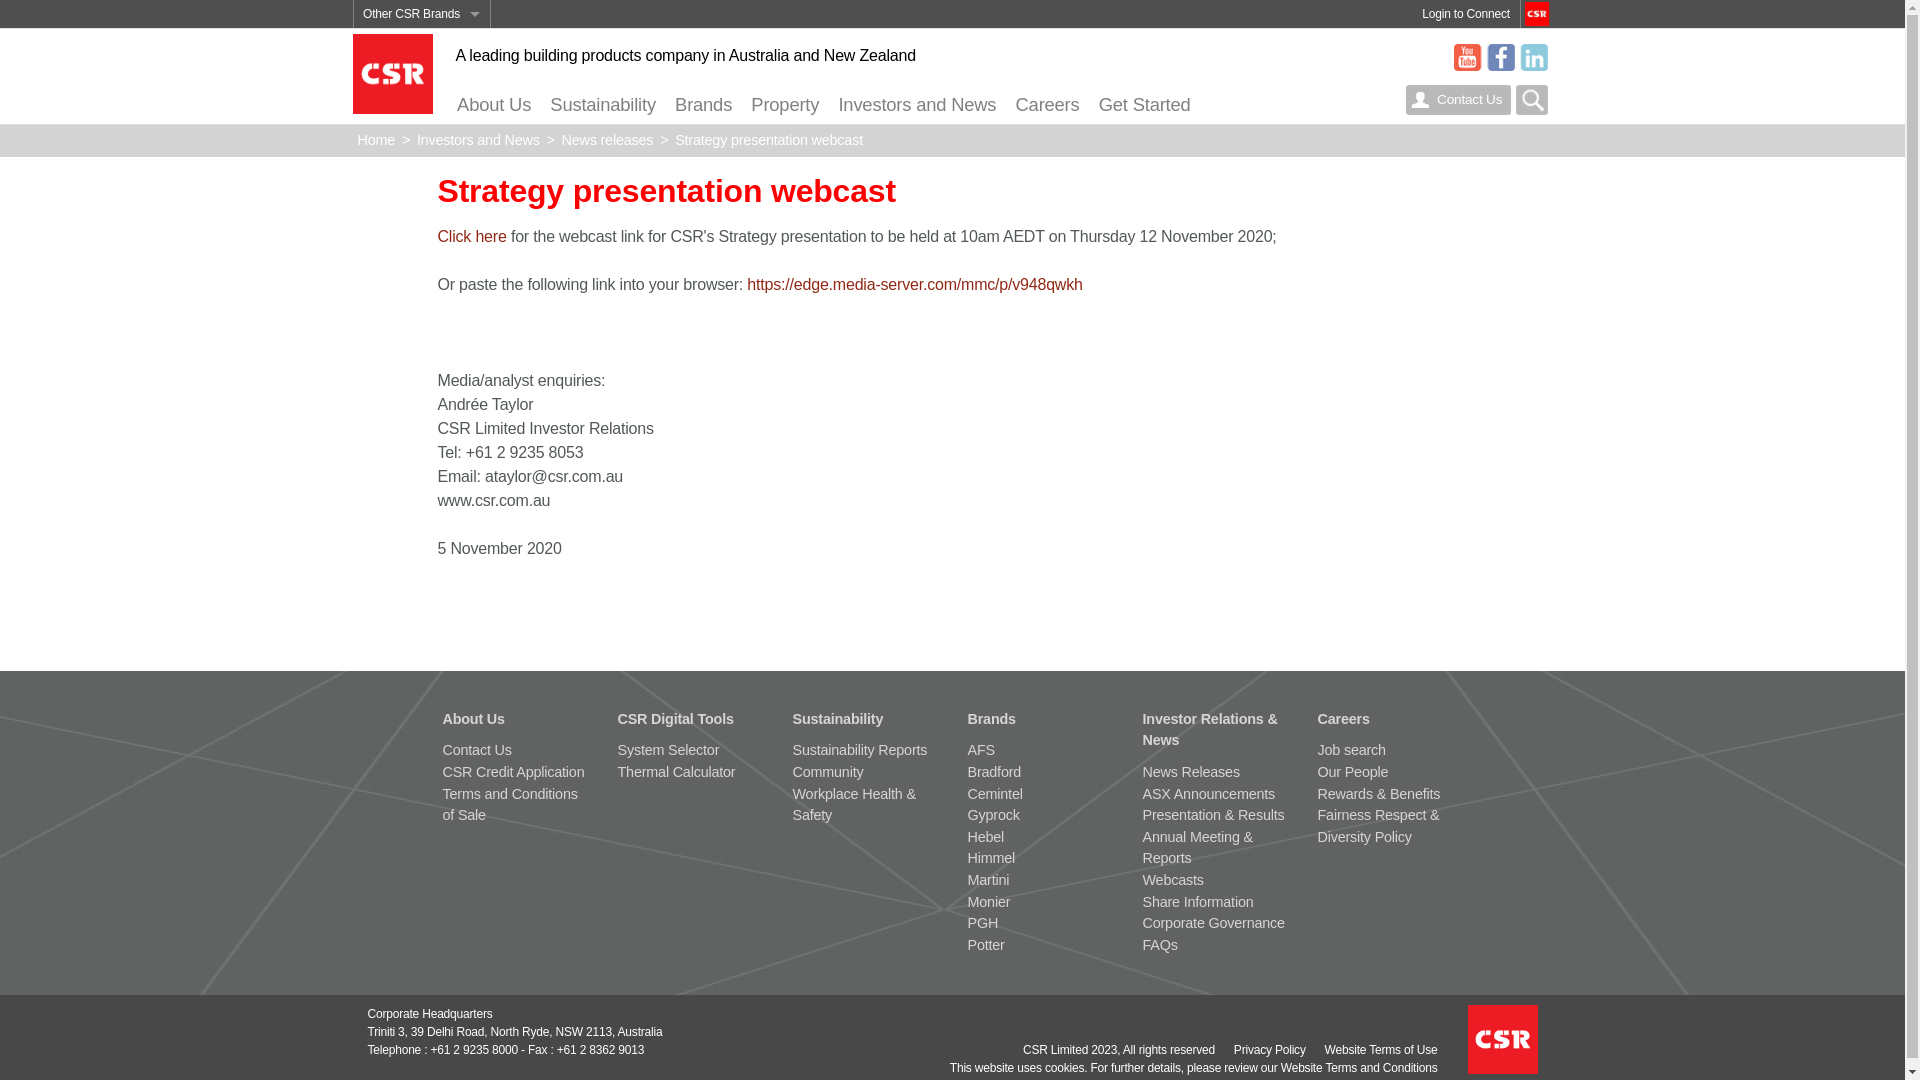 The height and width of the screenshot is (1080, 1920). What do you see at coordinates (1212, 814) in the screenshot?
I see `'Presentation & Results'` at bounding box center [1212, 814].